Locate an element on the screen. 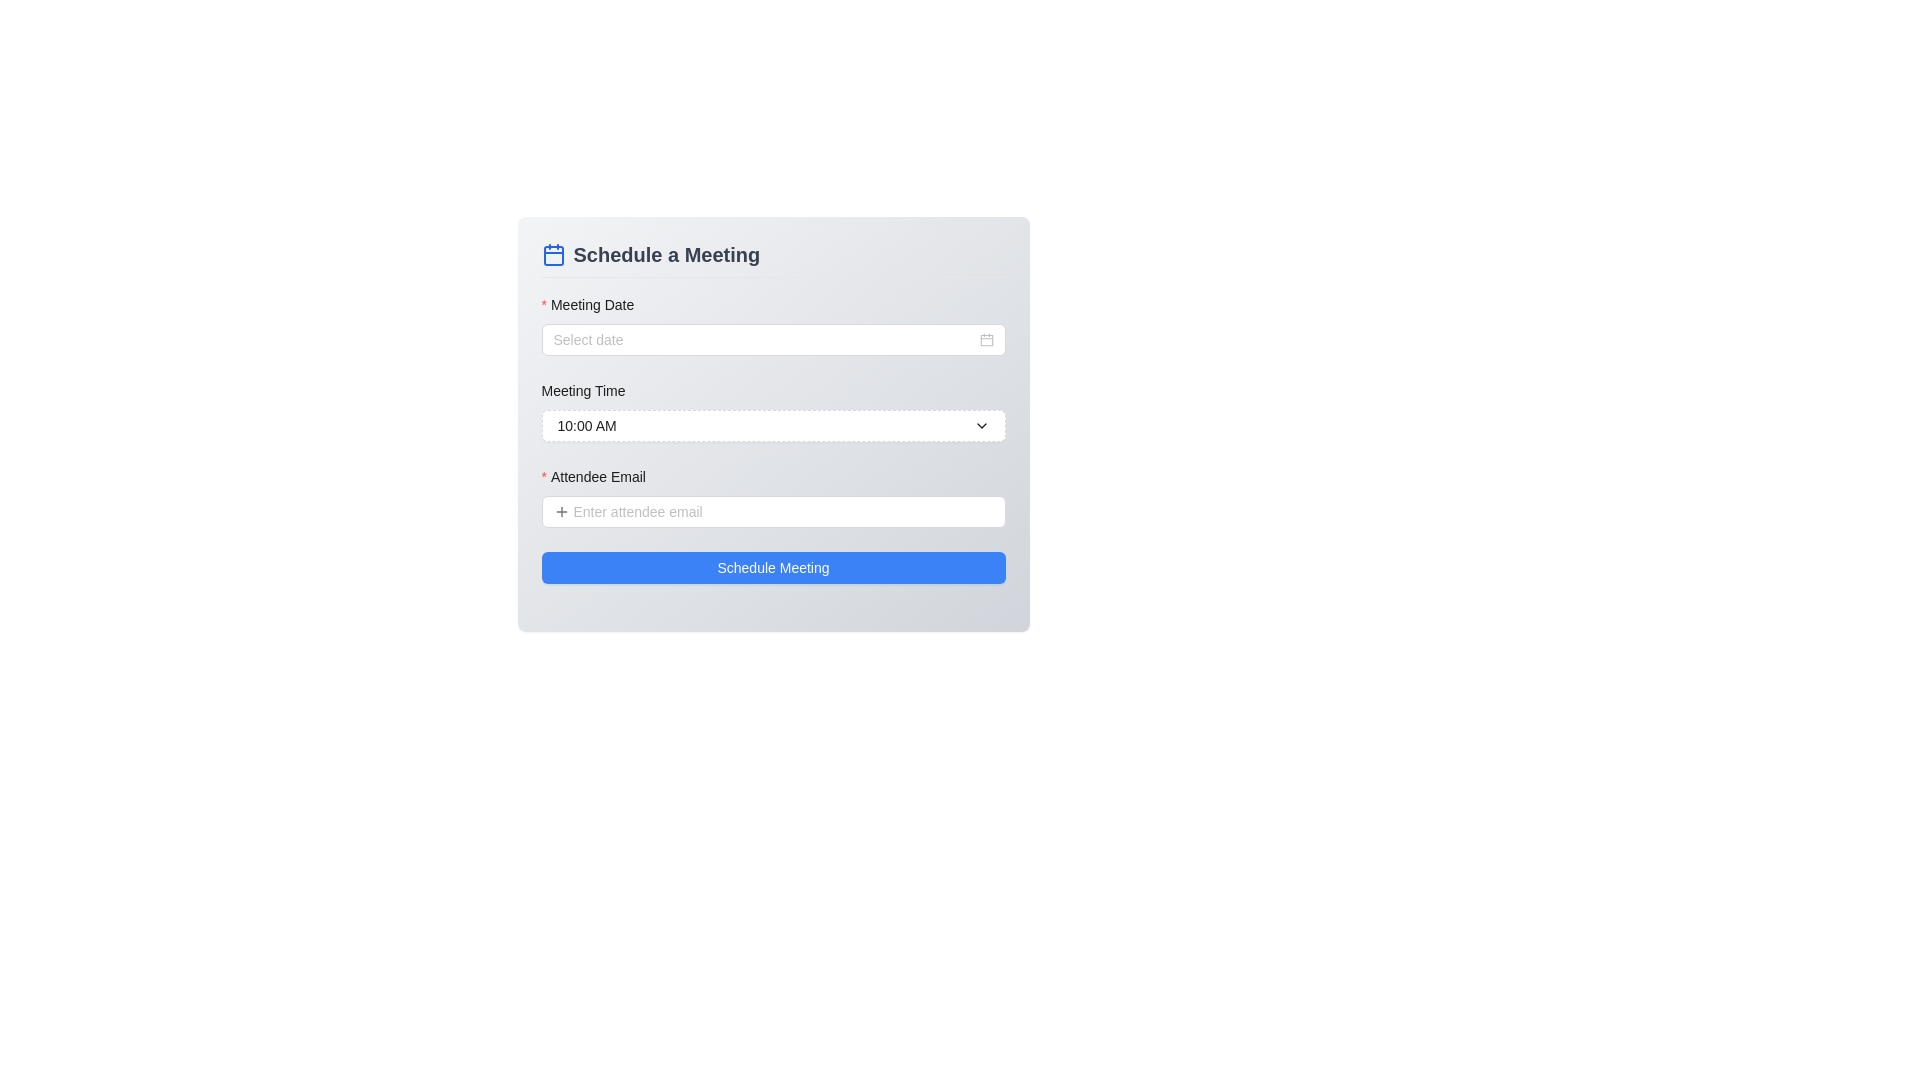 The width and height of the screenshot is (1920, 1080). the calendar icon located to the far right of the 'Meeting Date' input field through keyboard navigation is located at coordinates (986, 338).